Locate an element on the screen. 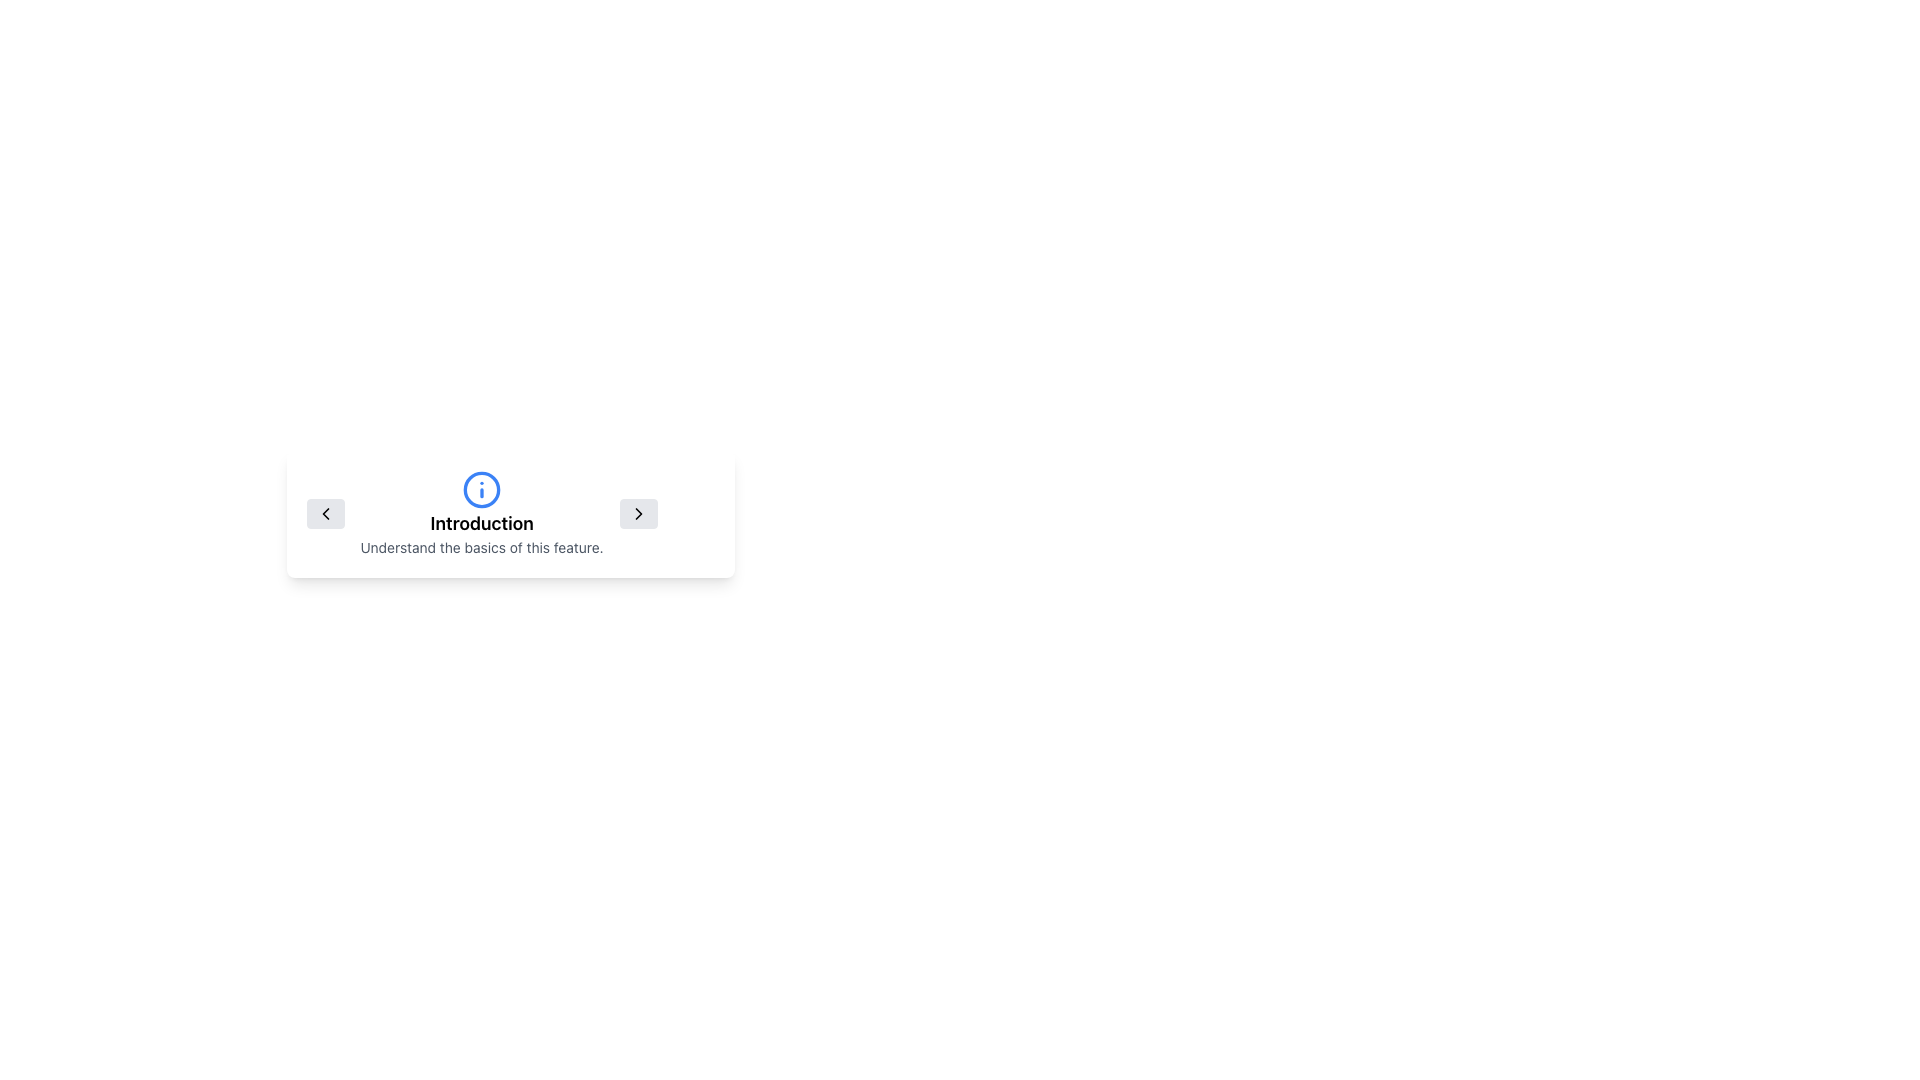 This screenshot has width=1920, height=1080. the informational card located in the center of the white card, which provides an introduction and brief description of a feature is located at coordinates (510, 512).